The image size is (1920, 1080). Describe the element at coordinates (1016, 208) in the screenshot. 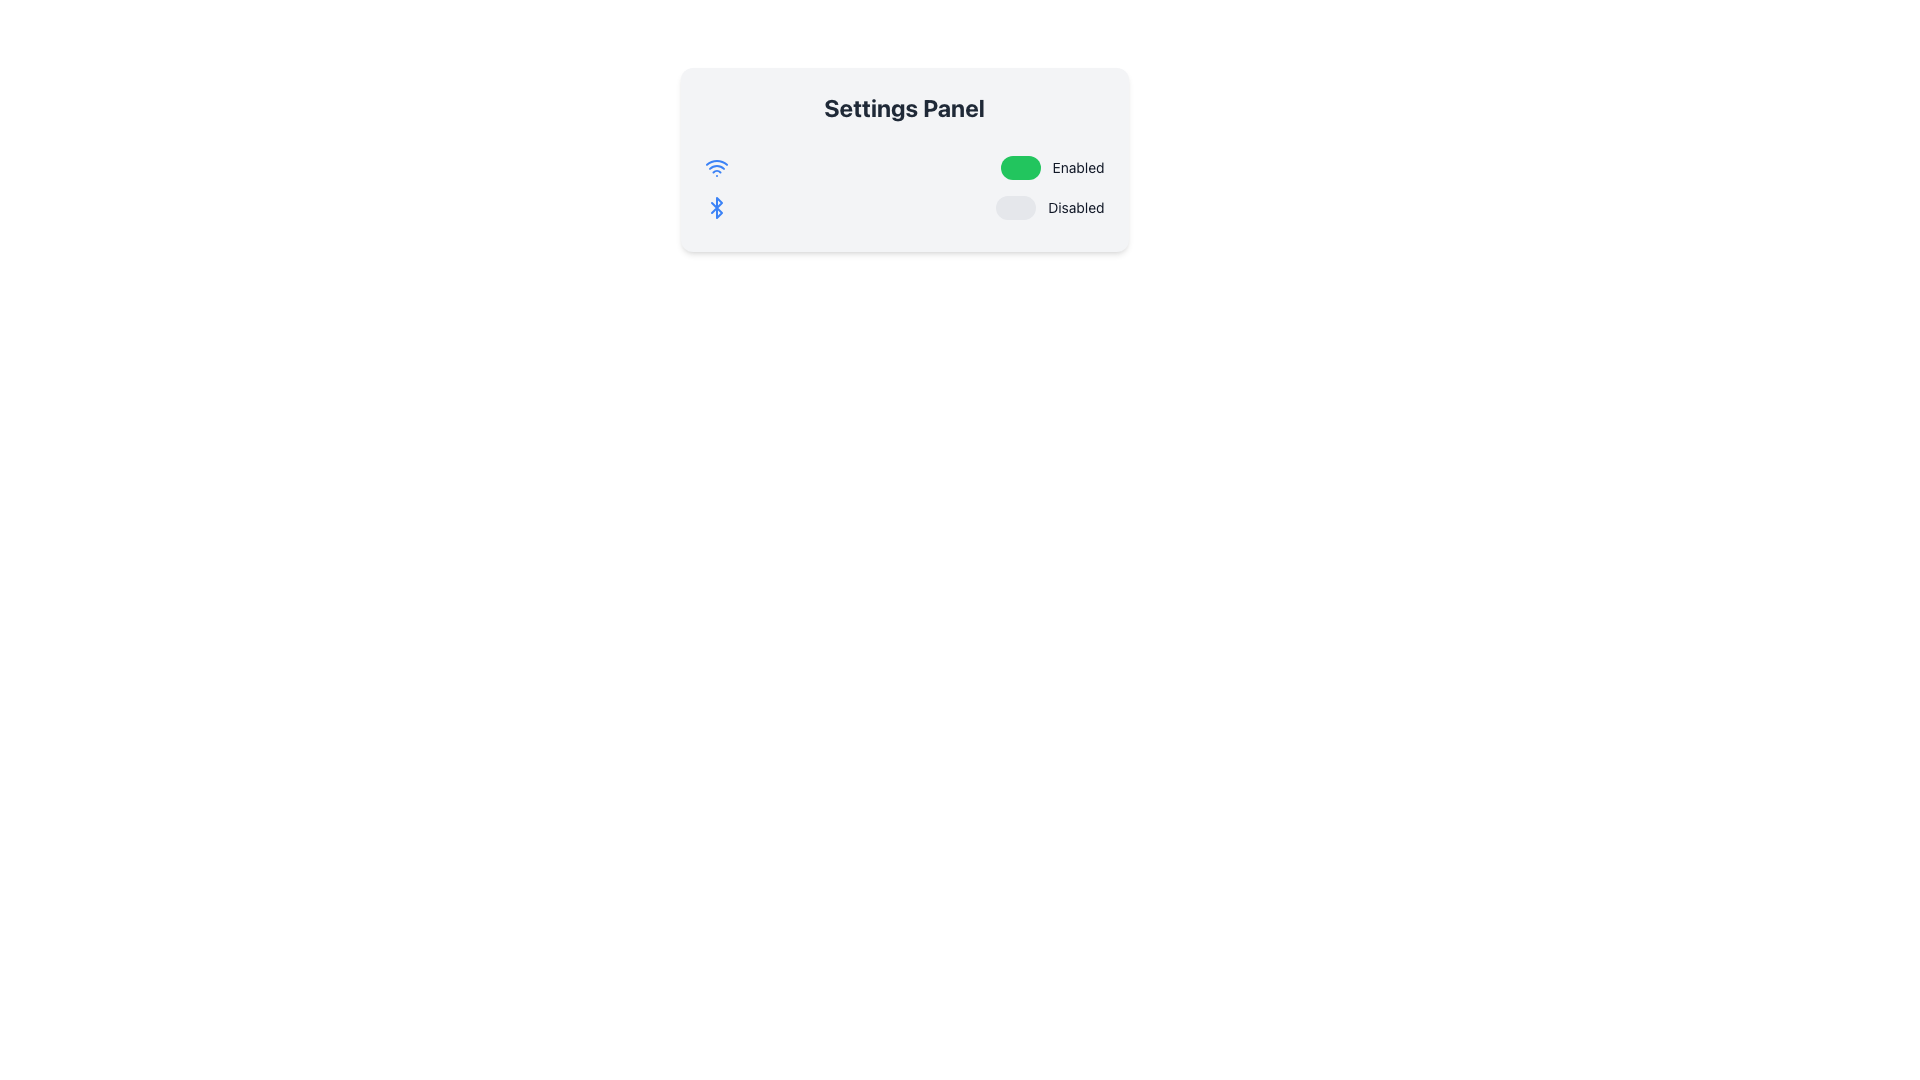

I see `the toggle switch located in the 'Disabled' section of the settings panel, which is the second toggle switch presented vertically` at that location.